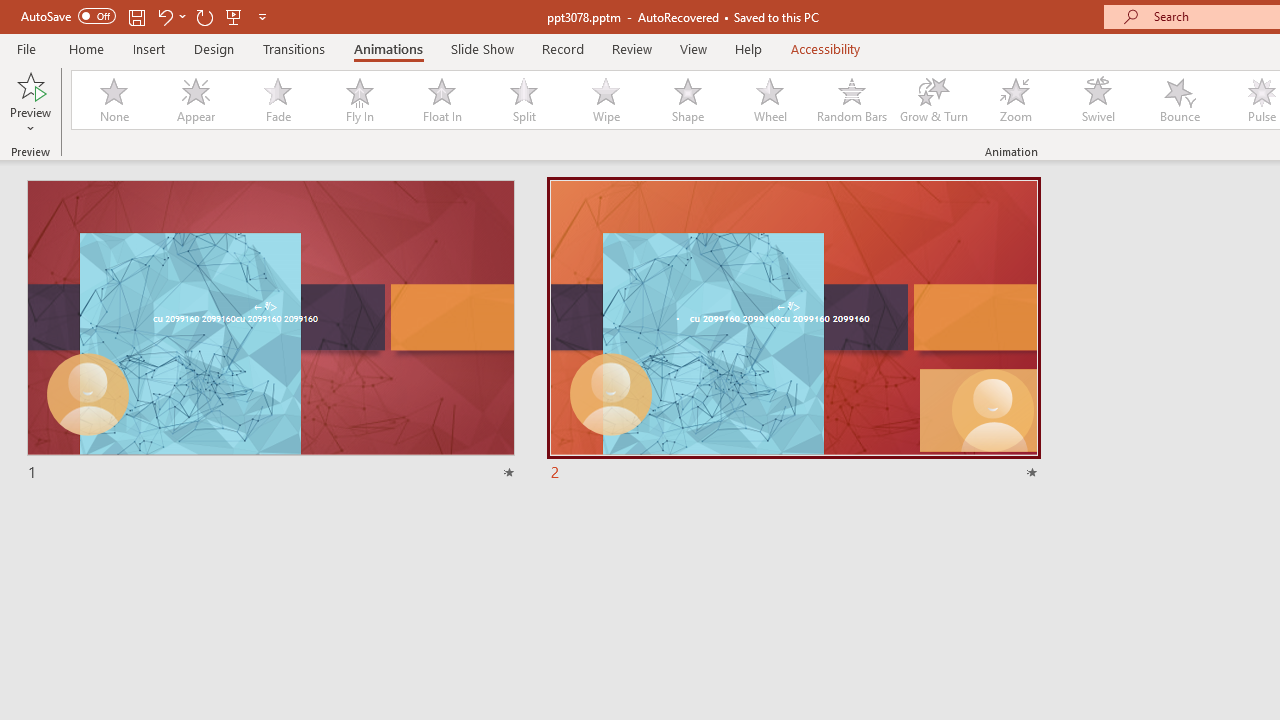  I want to click on 'Grow & Turn', so click(933, 100).